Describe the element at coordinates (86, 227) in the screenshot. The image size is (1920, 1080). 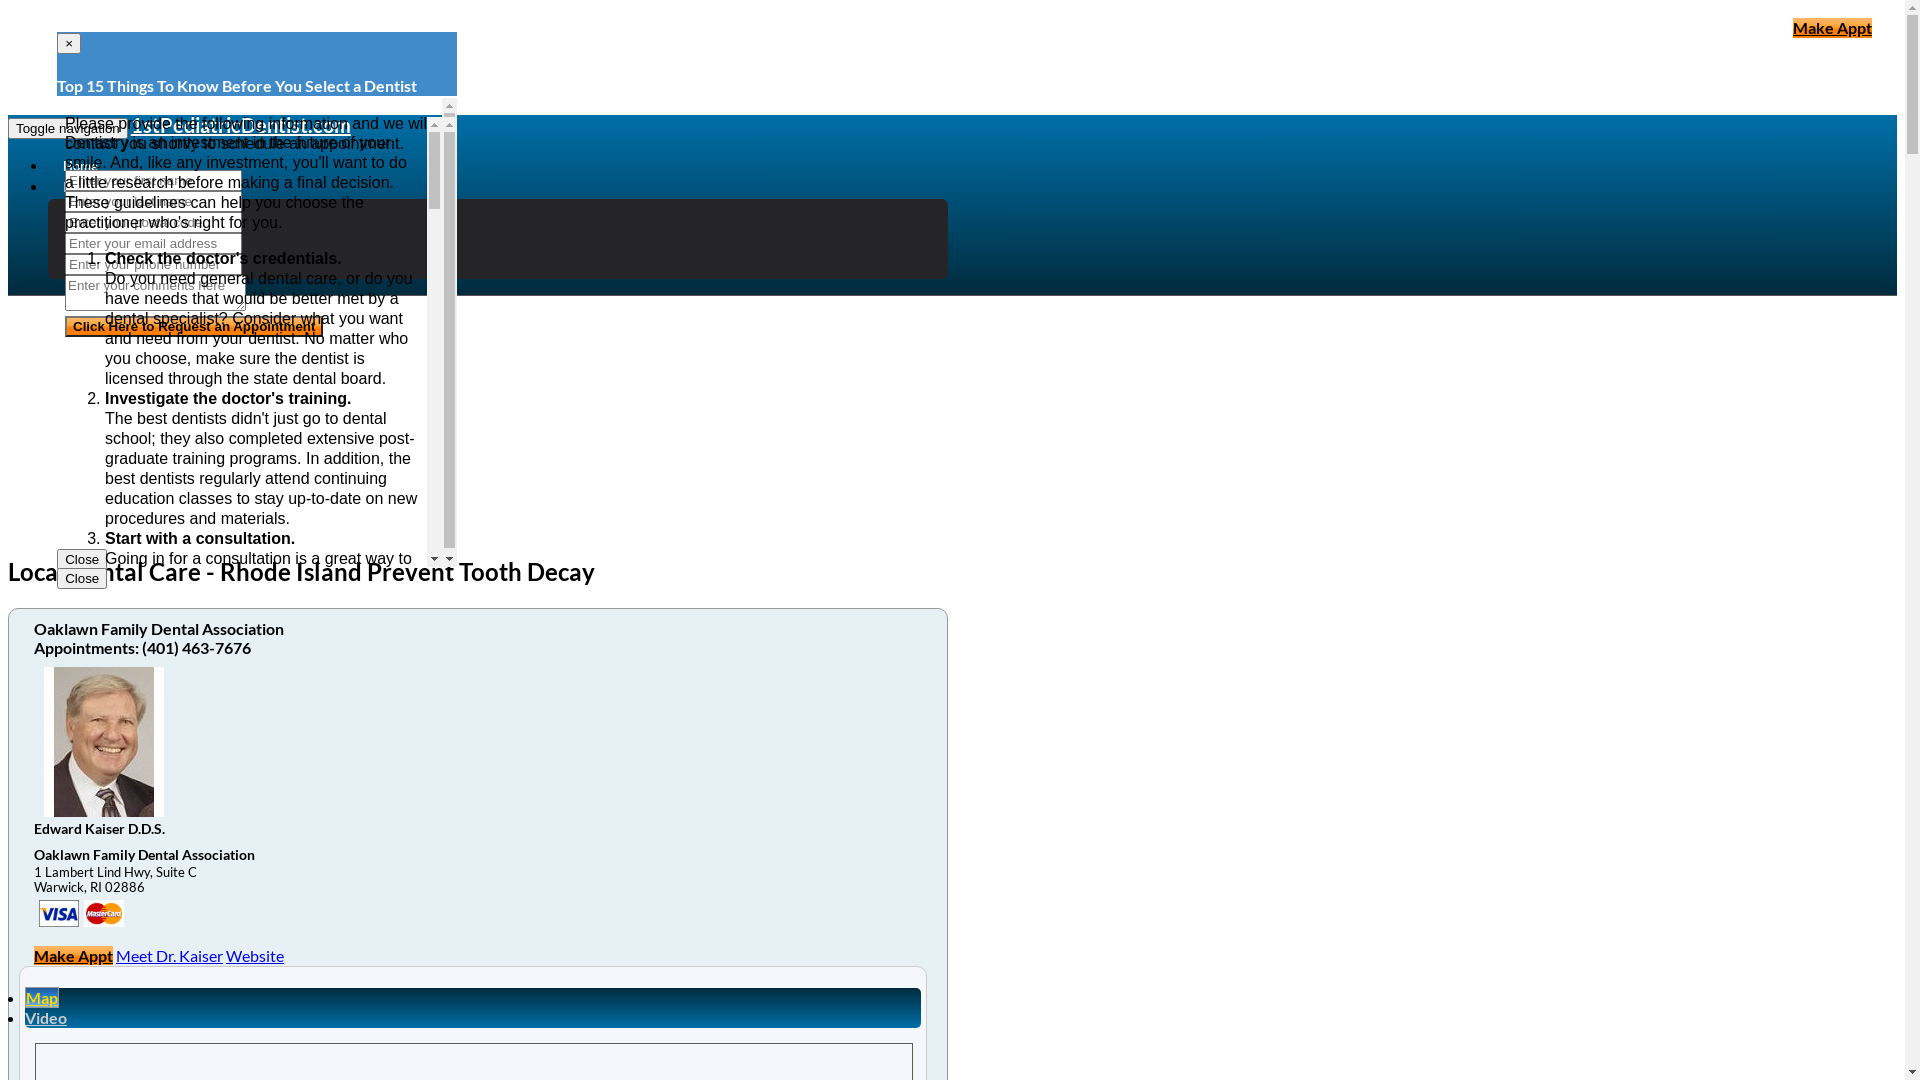
I see `'Kid's Dentistry'` at that location.